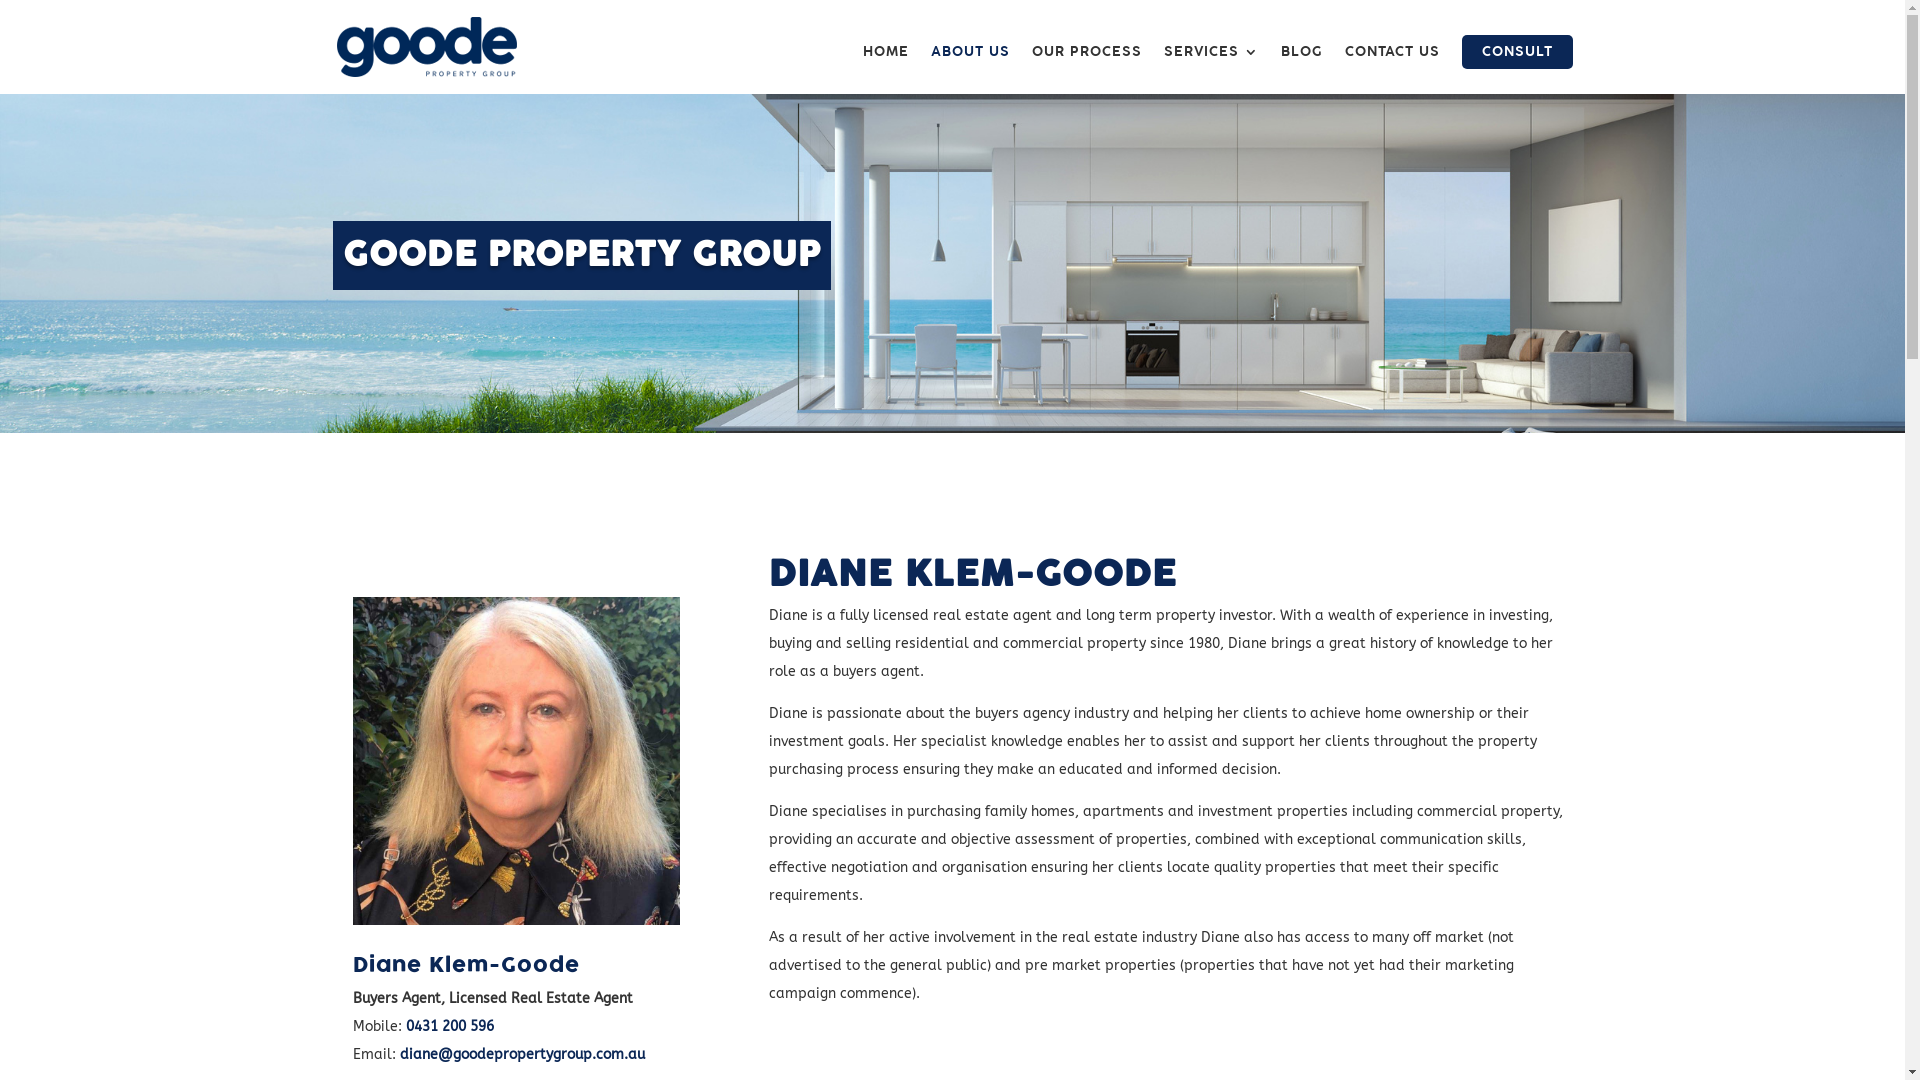 This screenshot has width=1920, height=1080. What do you see at coordinates (1390, 68) in the screenshot?
I see `'CONTACT US'` at bounding box center [1390, 68].